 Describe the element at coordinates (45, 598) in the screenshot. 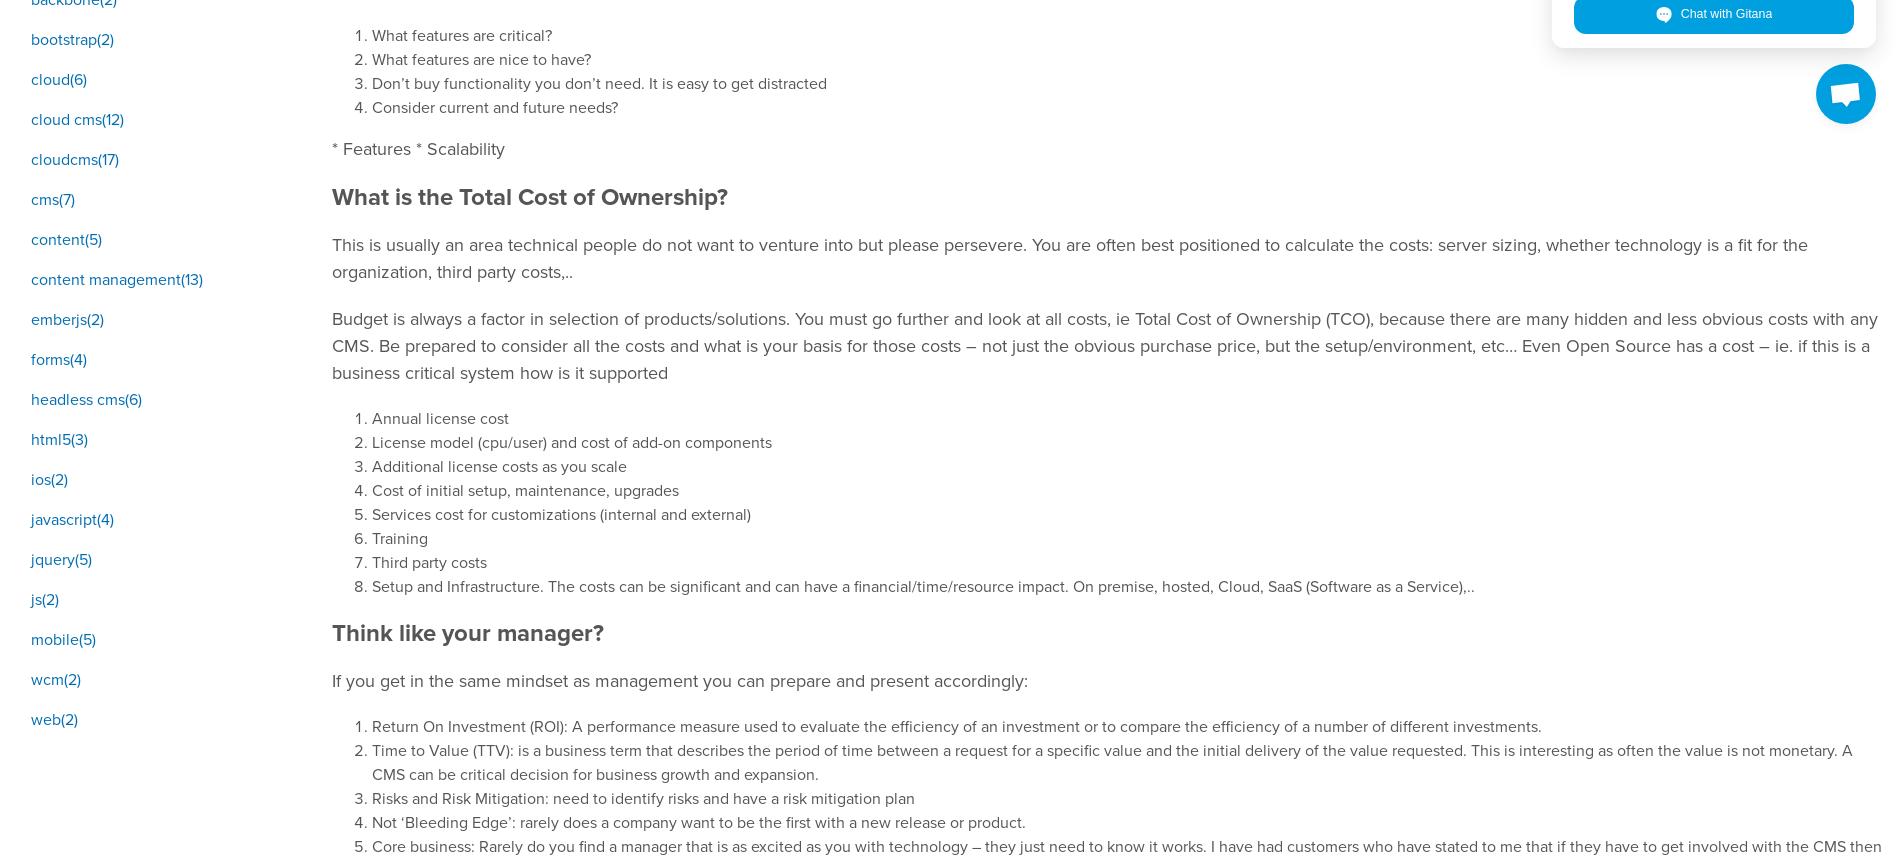

I see `'js(2)'` at that location.